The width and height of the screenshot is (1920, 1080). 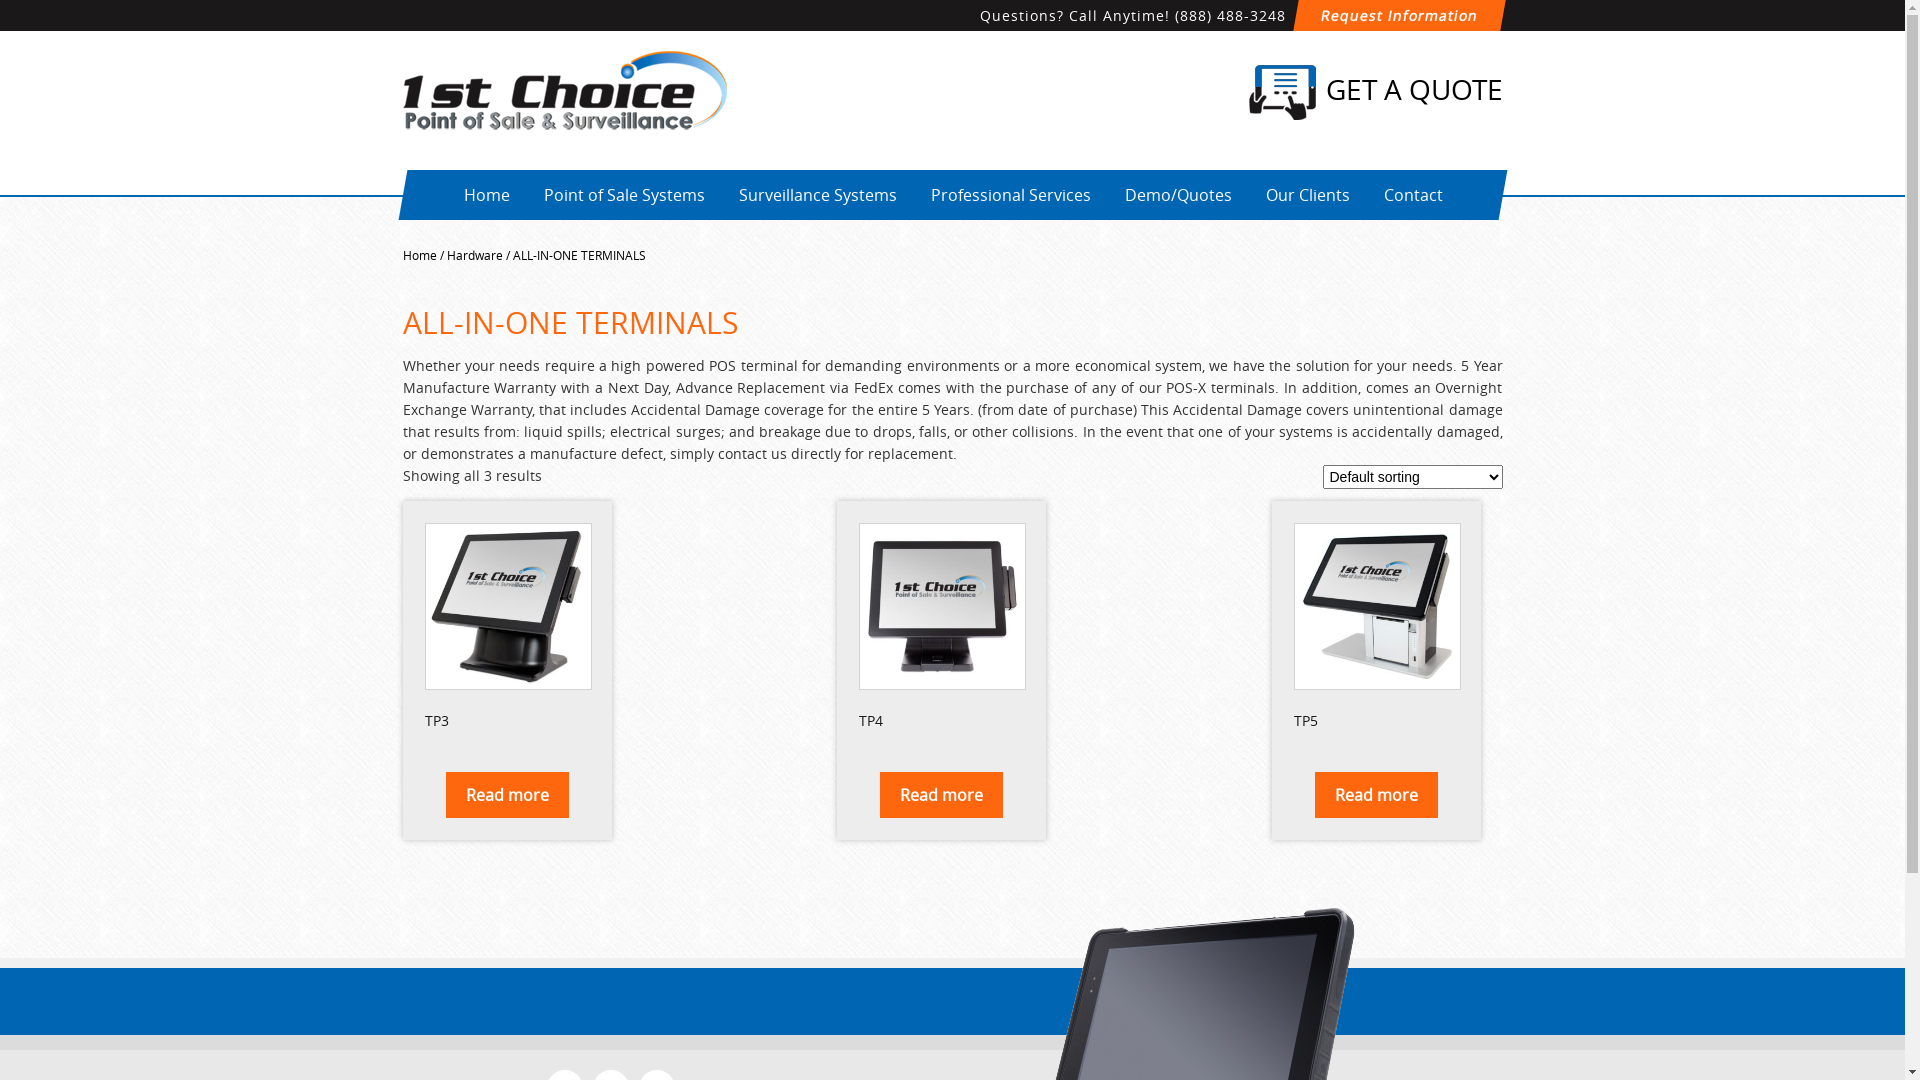 What do you see at coordinates (0, 0) in the screenshot?
I see `'Skip to primary navigation'` at bounding box center [0, 0].